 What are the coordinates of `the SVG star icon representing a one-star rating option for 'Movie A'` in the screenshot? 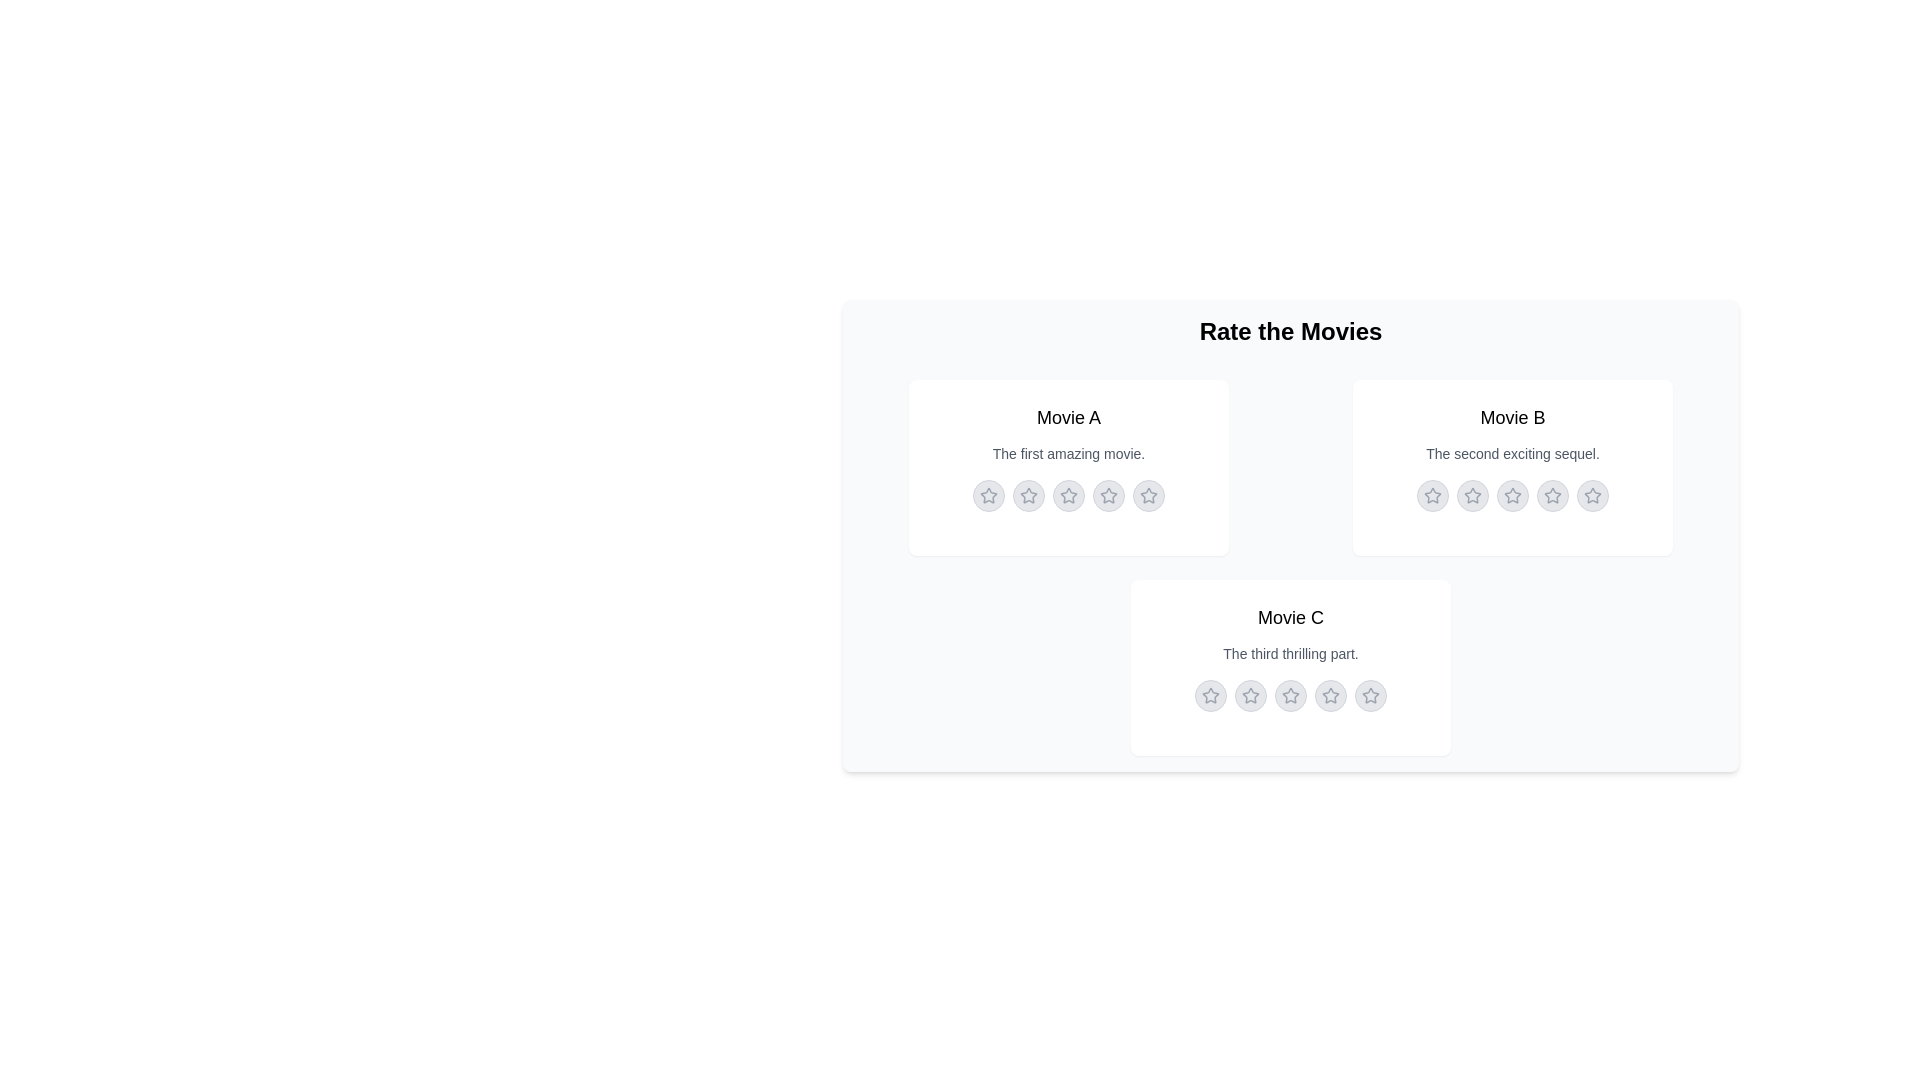 It's located at (1028, 495).